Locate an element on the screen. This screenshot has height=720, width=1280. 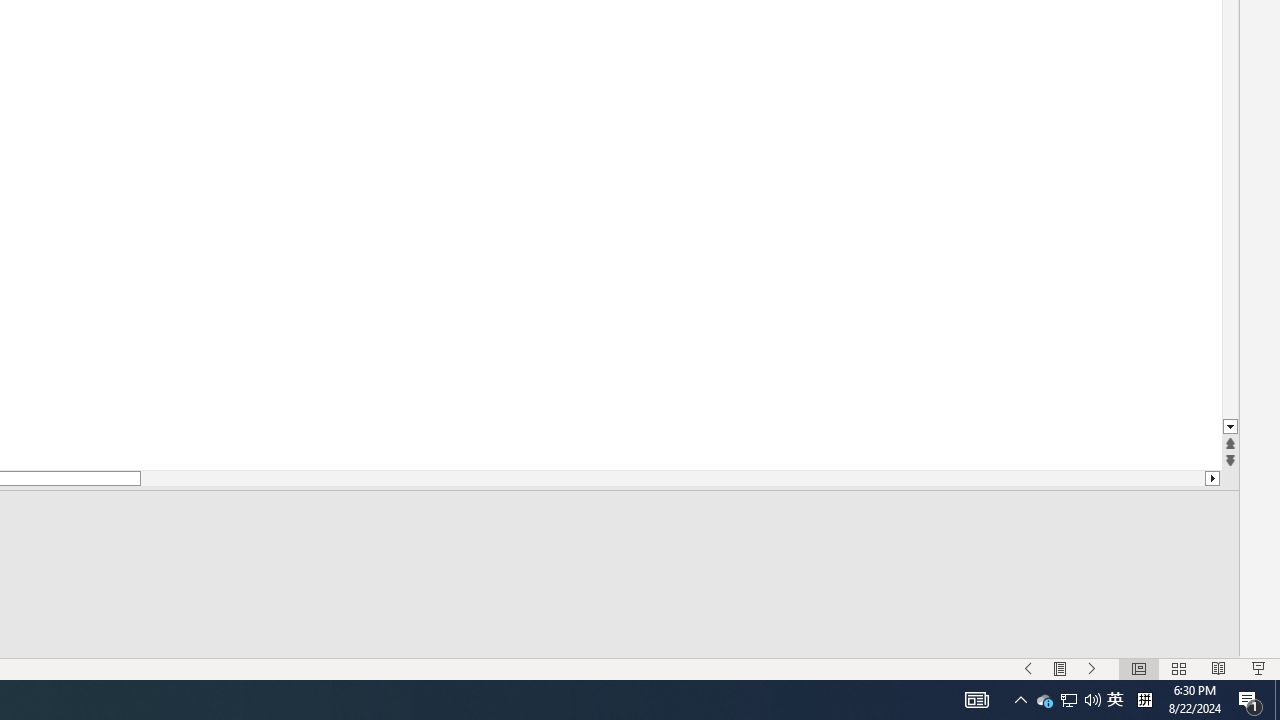
'Slide Show Next On' is located at coordinates (1091, 669).